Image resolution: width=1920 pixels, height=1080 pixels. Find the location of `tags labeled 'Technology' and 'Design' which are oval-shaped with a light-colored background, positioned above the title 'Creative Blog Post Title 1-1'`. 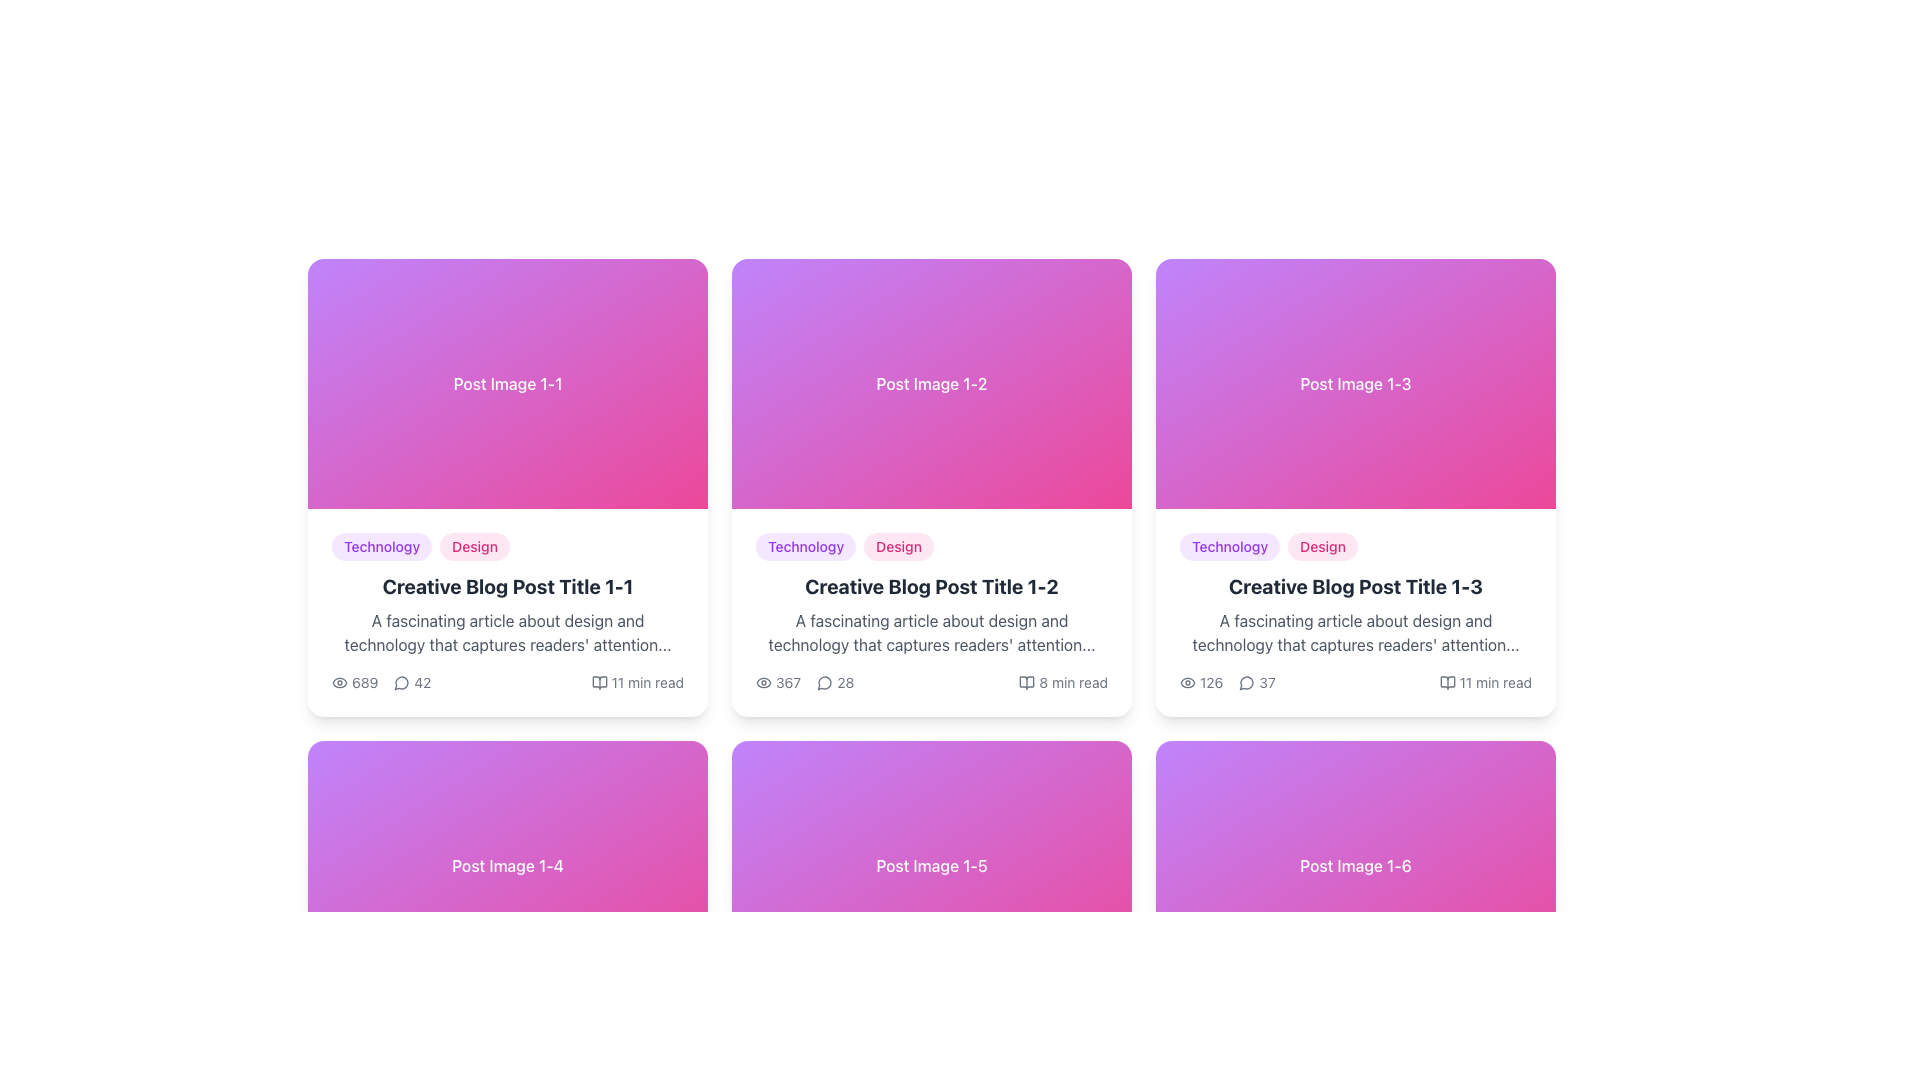

tags labeled 'Technology' and 'Design' which are oval-shaped with a light-colored background, positioned above the title 'Creative Blog Post Title 1-1' is located at coordinates (508, 547).